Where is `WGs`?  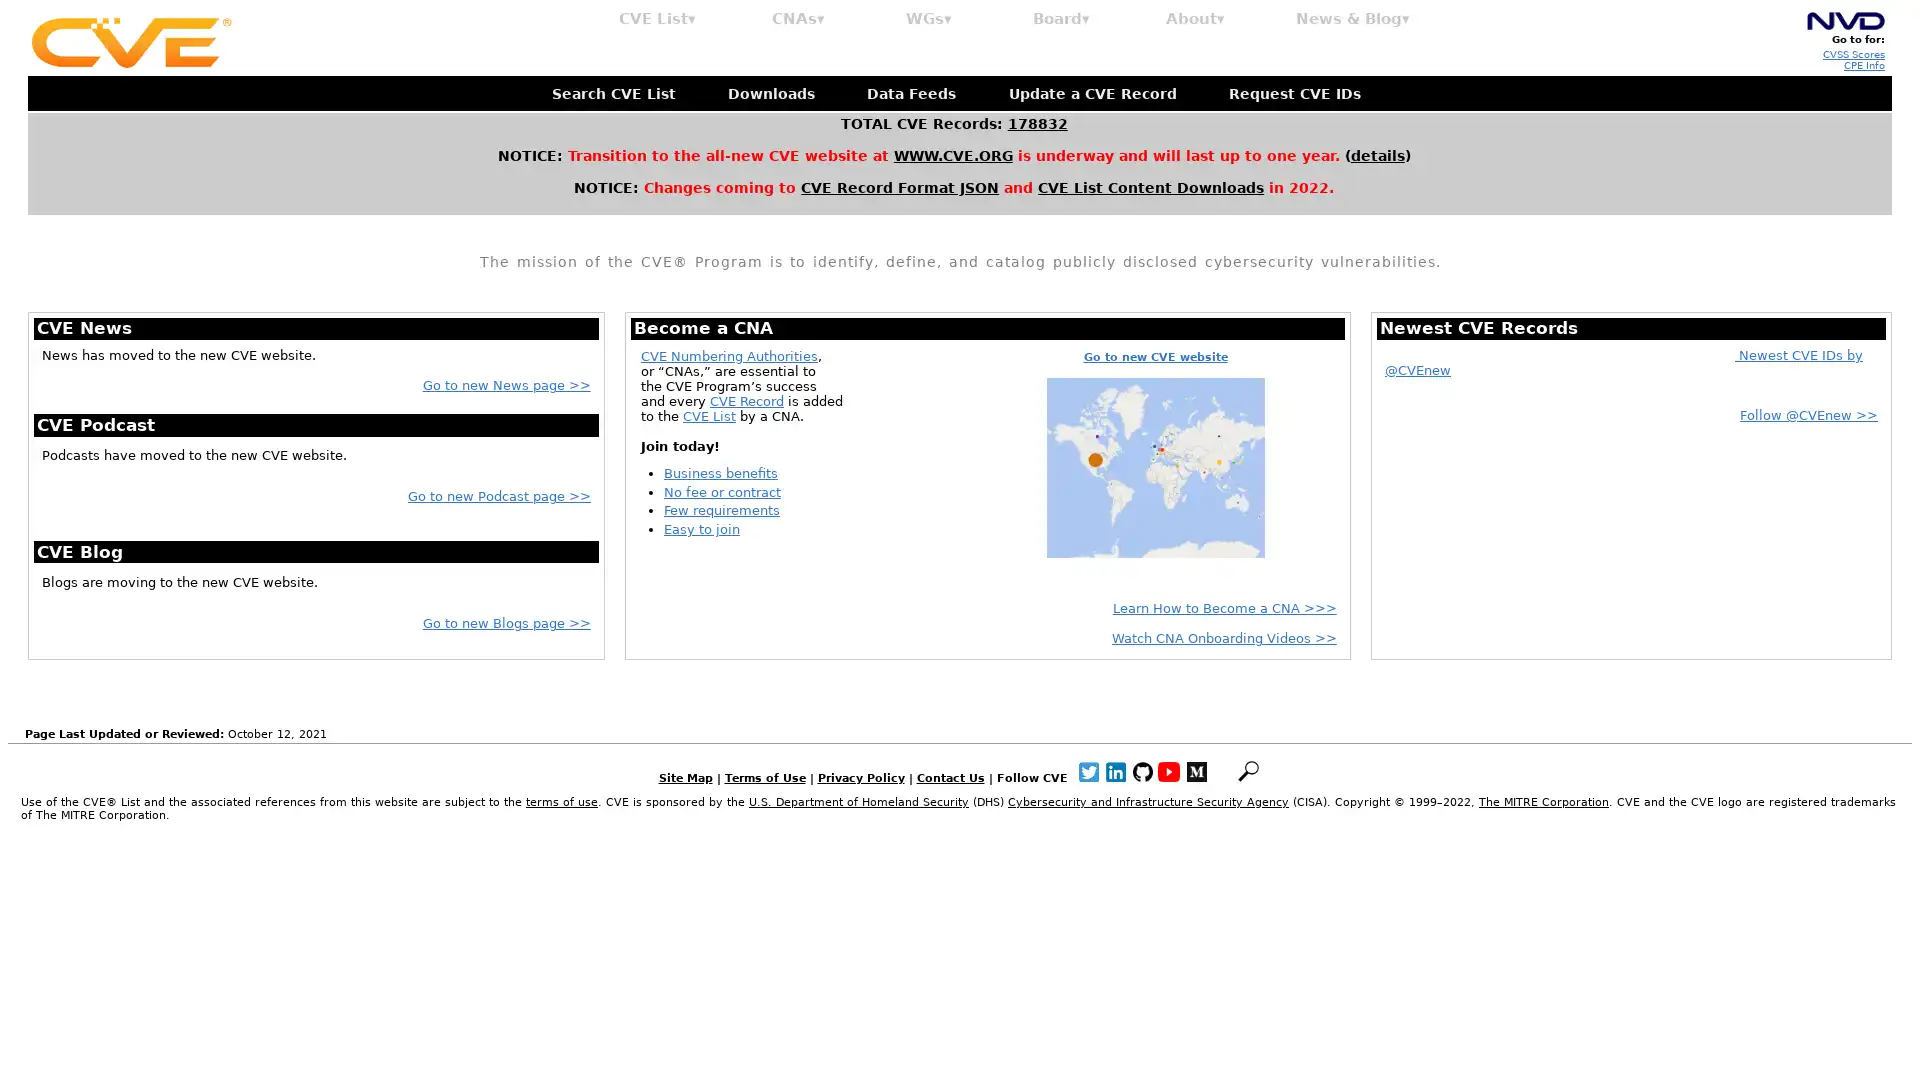
WGs is located at coordinates (928, 19).